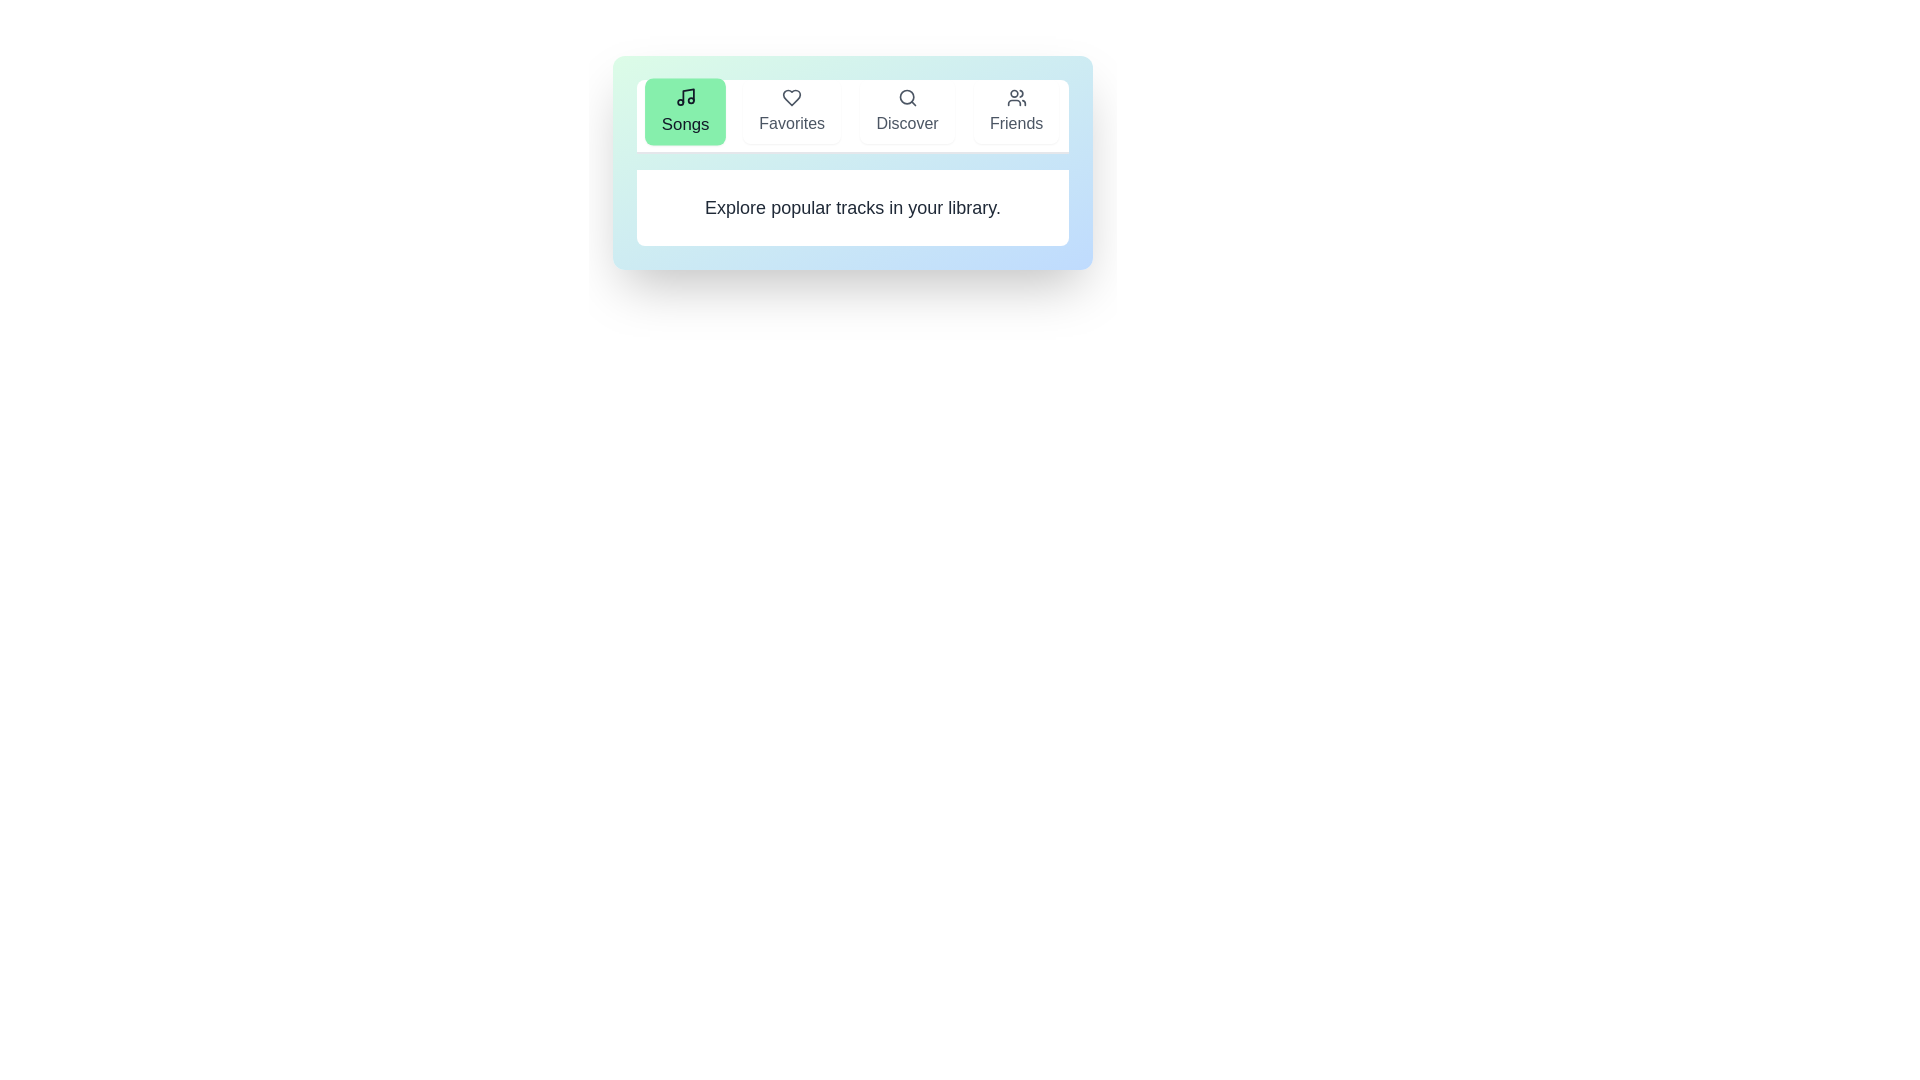  Describe the element at coordinates (791, 111) in the screenshot. I see `the tab labeled Favorites to view its specific content` at that location.